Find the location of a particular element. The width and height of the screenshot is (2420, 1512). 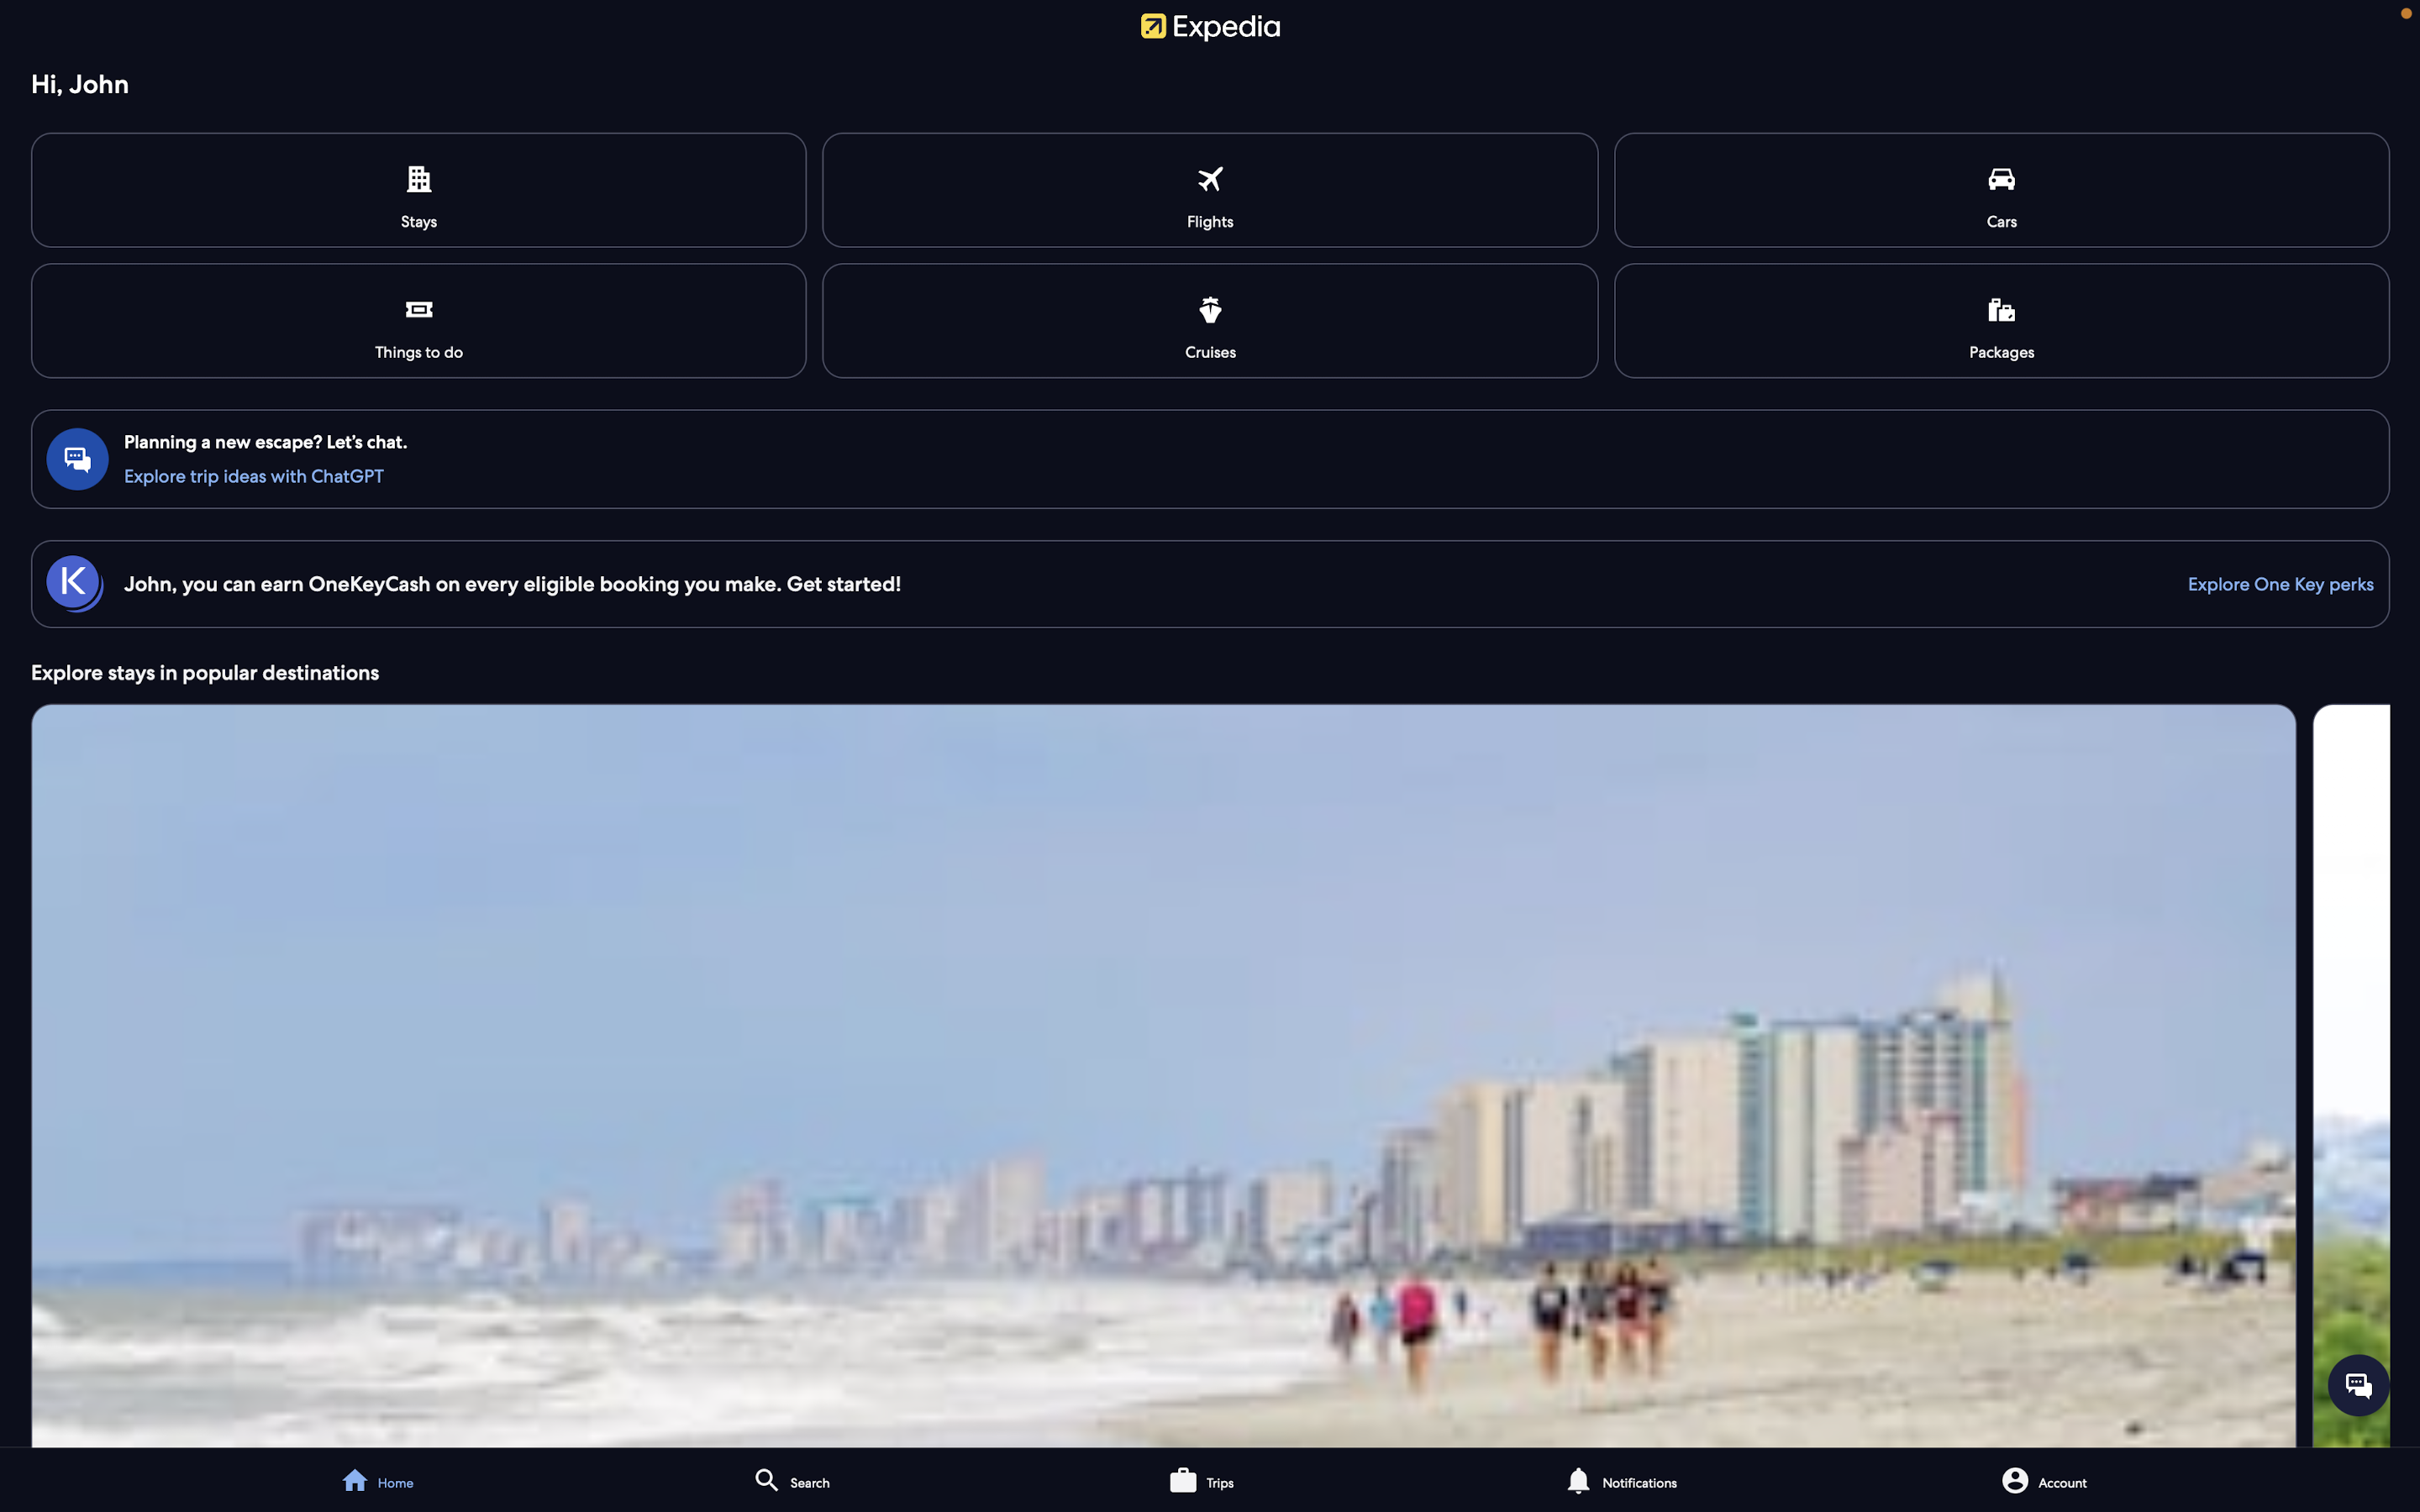

the starting page is located at coordinates (392, 1475).